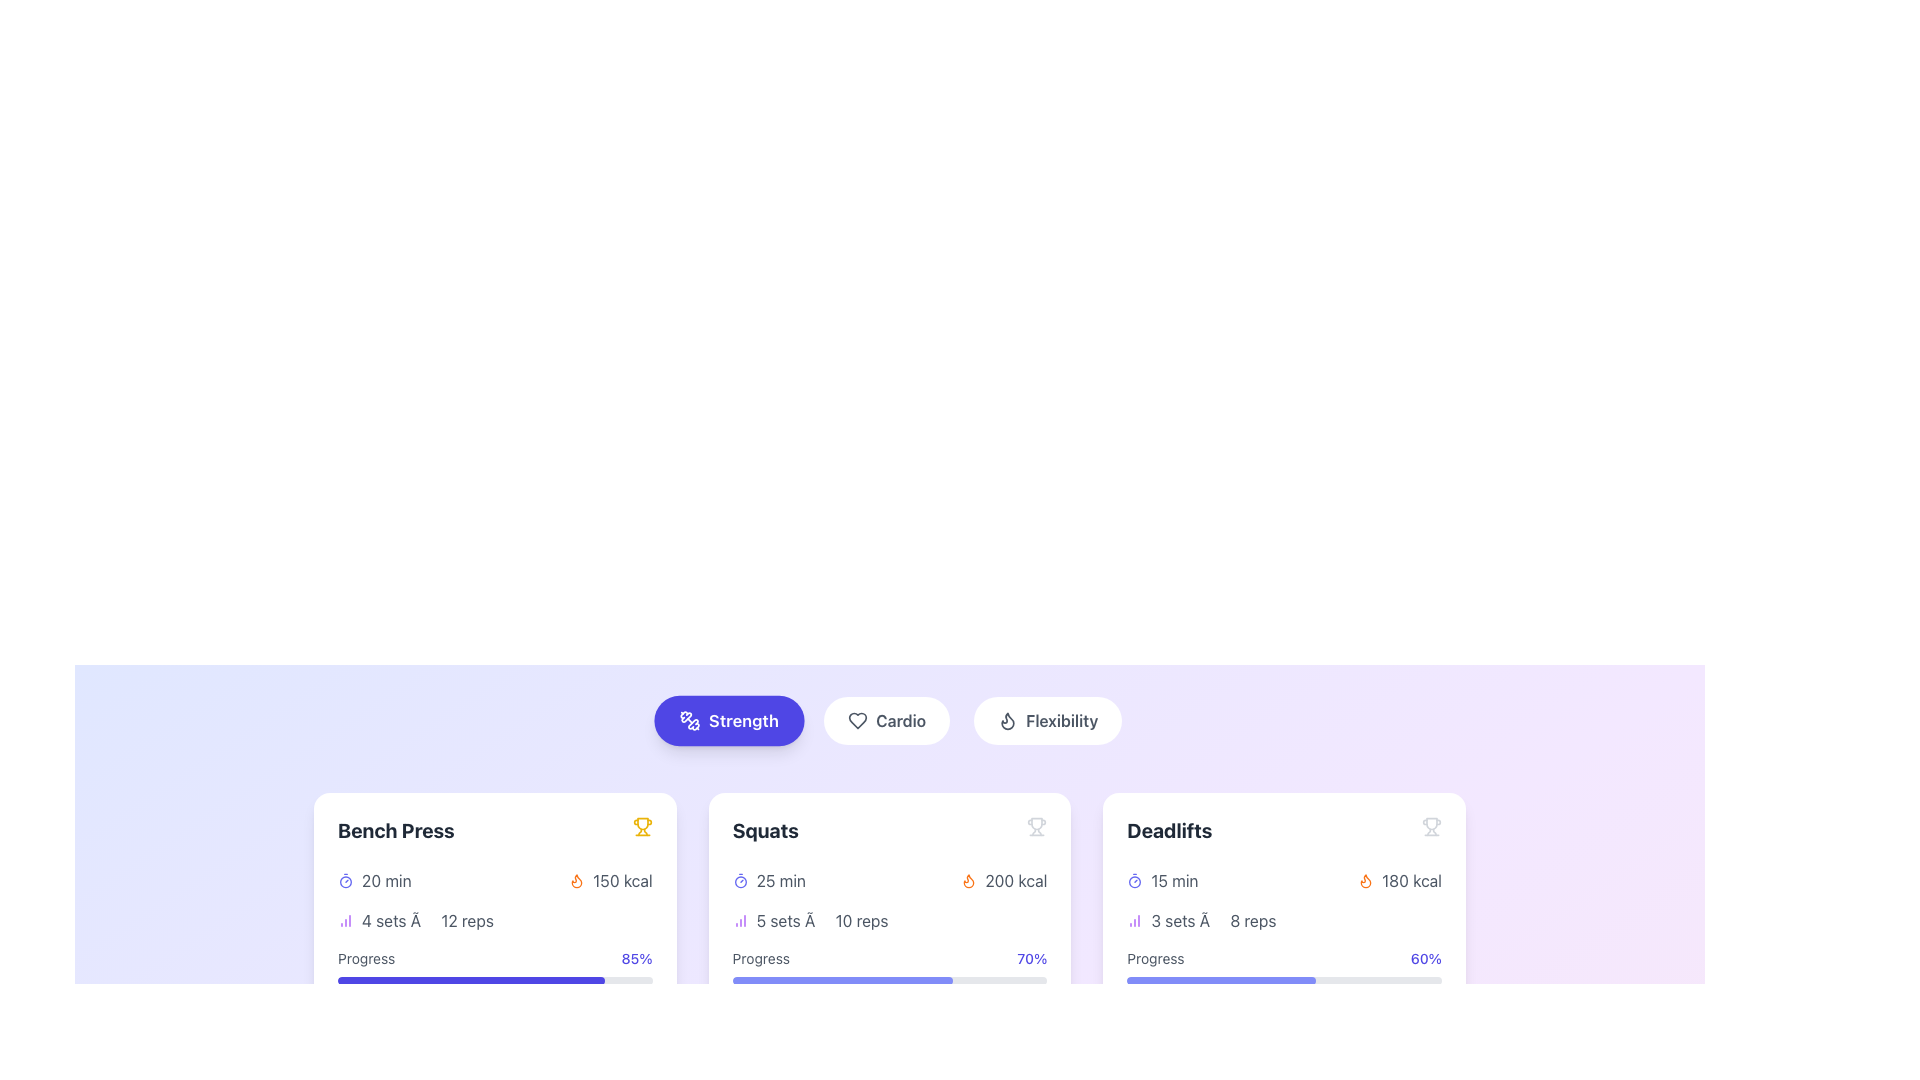  I want to click on the yellow trophy icon located at the top-right corner of the 'Bench Press' section, which is visually distinct against the surrounding text, so click(642, 826).